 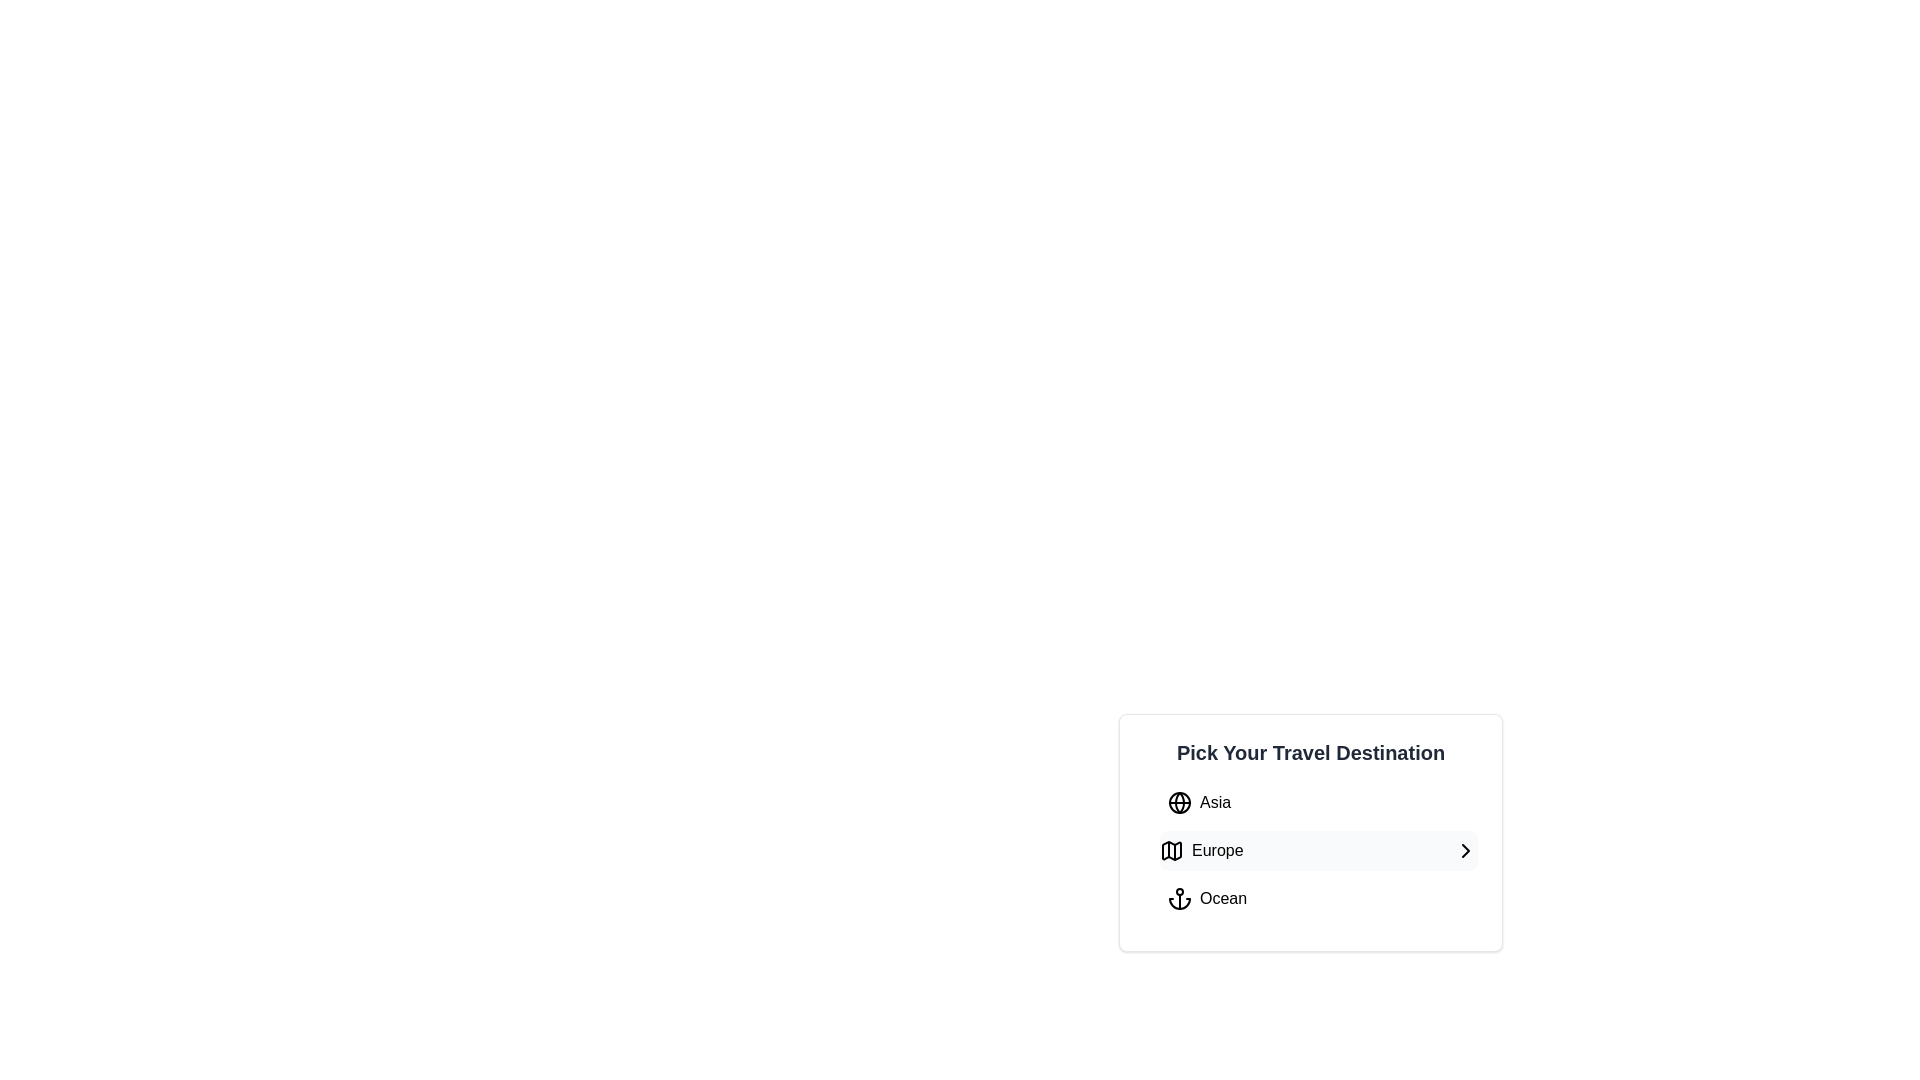 What do you see at coordinates (1180, 897) in the screenshot?
I see `the icon representing the 'Ocean' option in the travel destination selector menu` at bounding box center [1180, 897].